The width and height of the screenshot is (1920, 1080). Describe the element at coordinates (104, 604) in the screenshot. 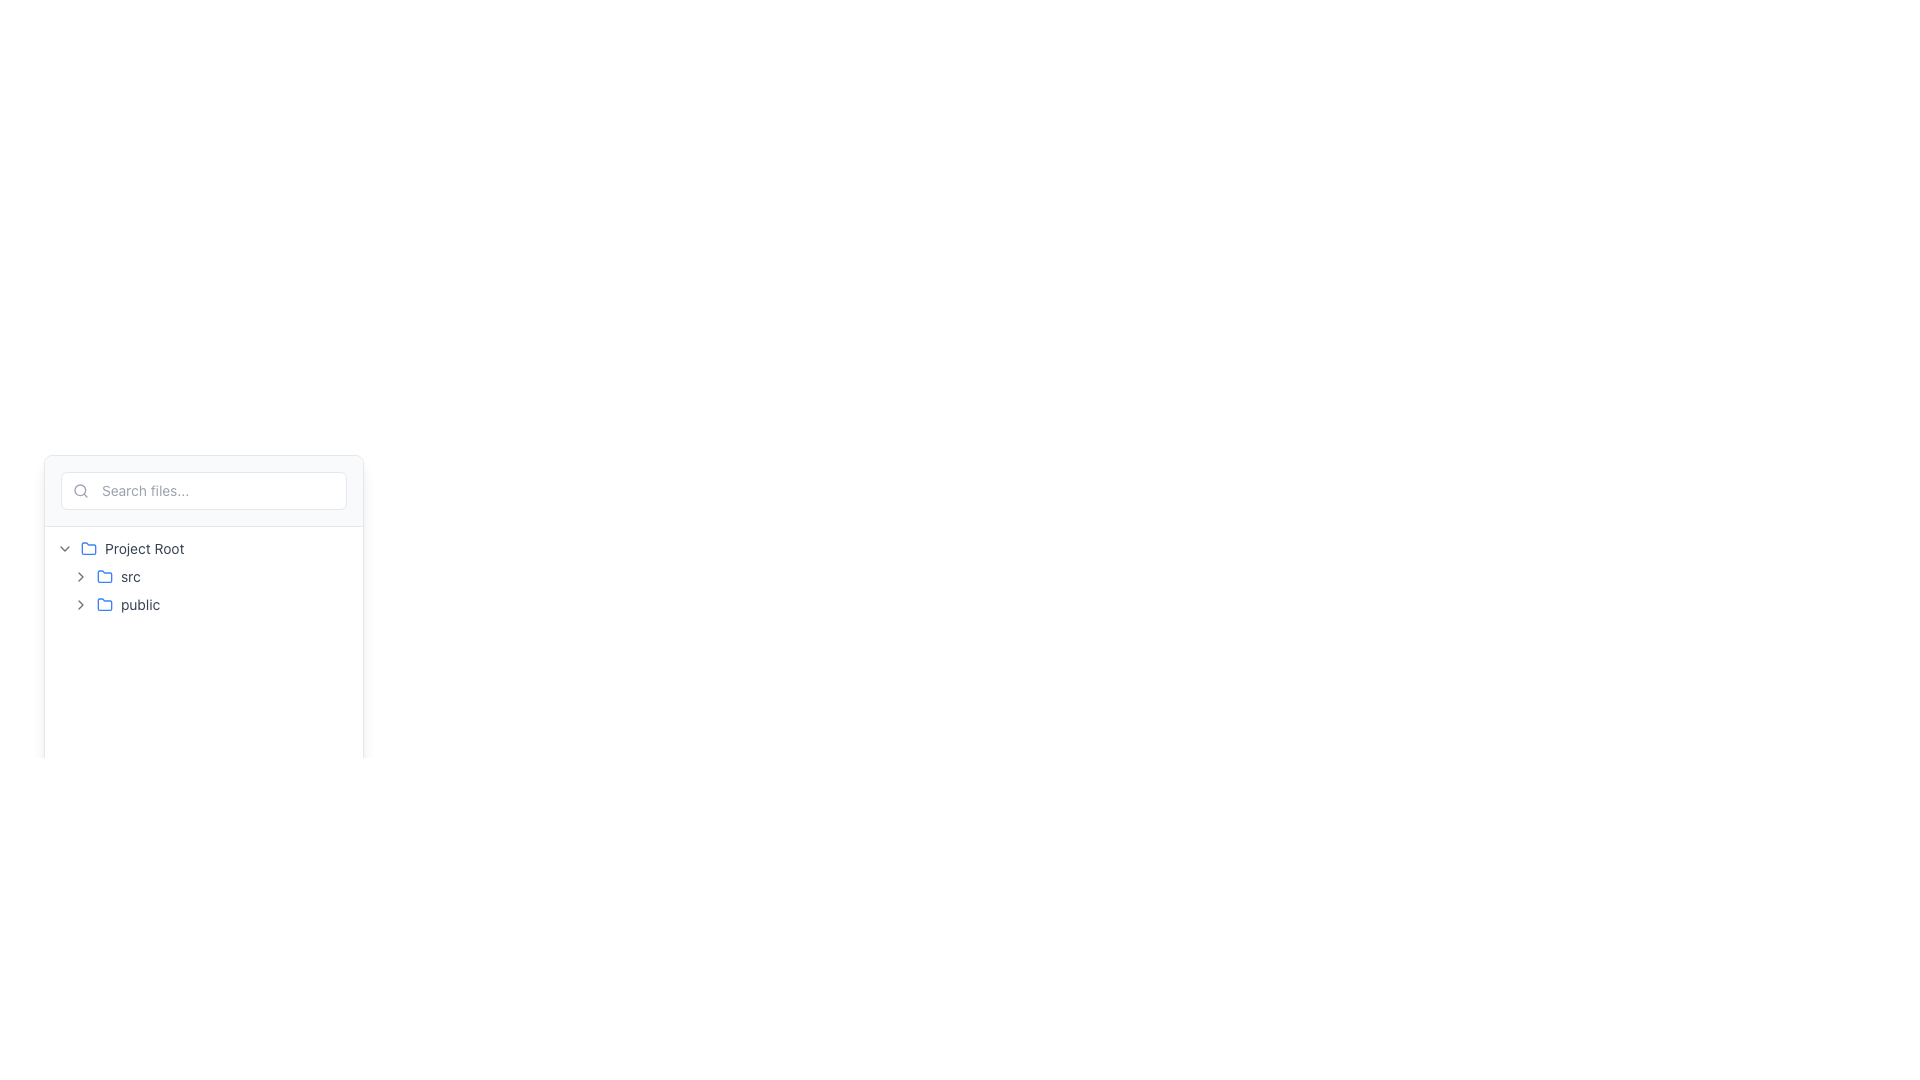

I see `the blue-colored folder icon with rounded edges, which is positioned left of the 'public' text label` at that location.